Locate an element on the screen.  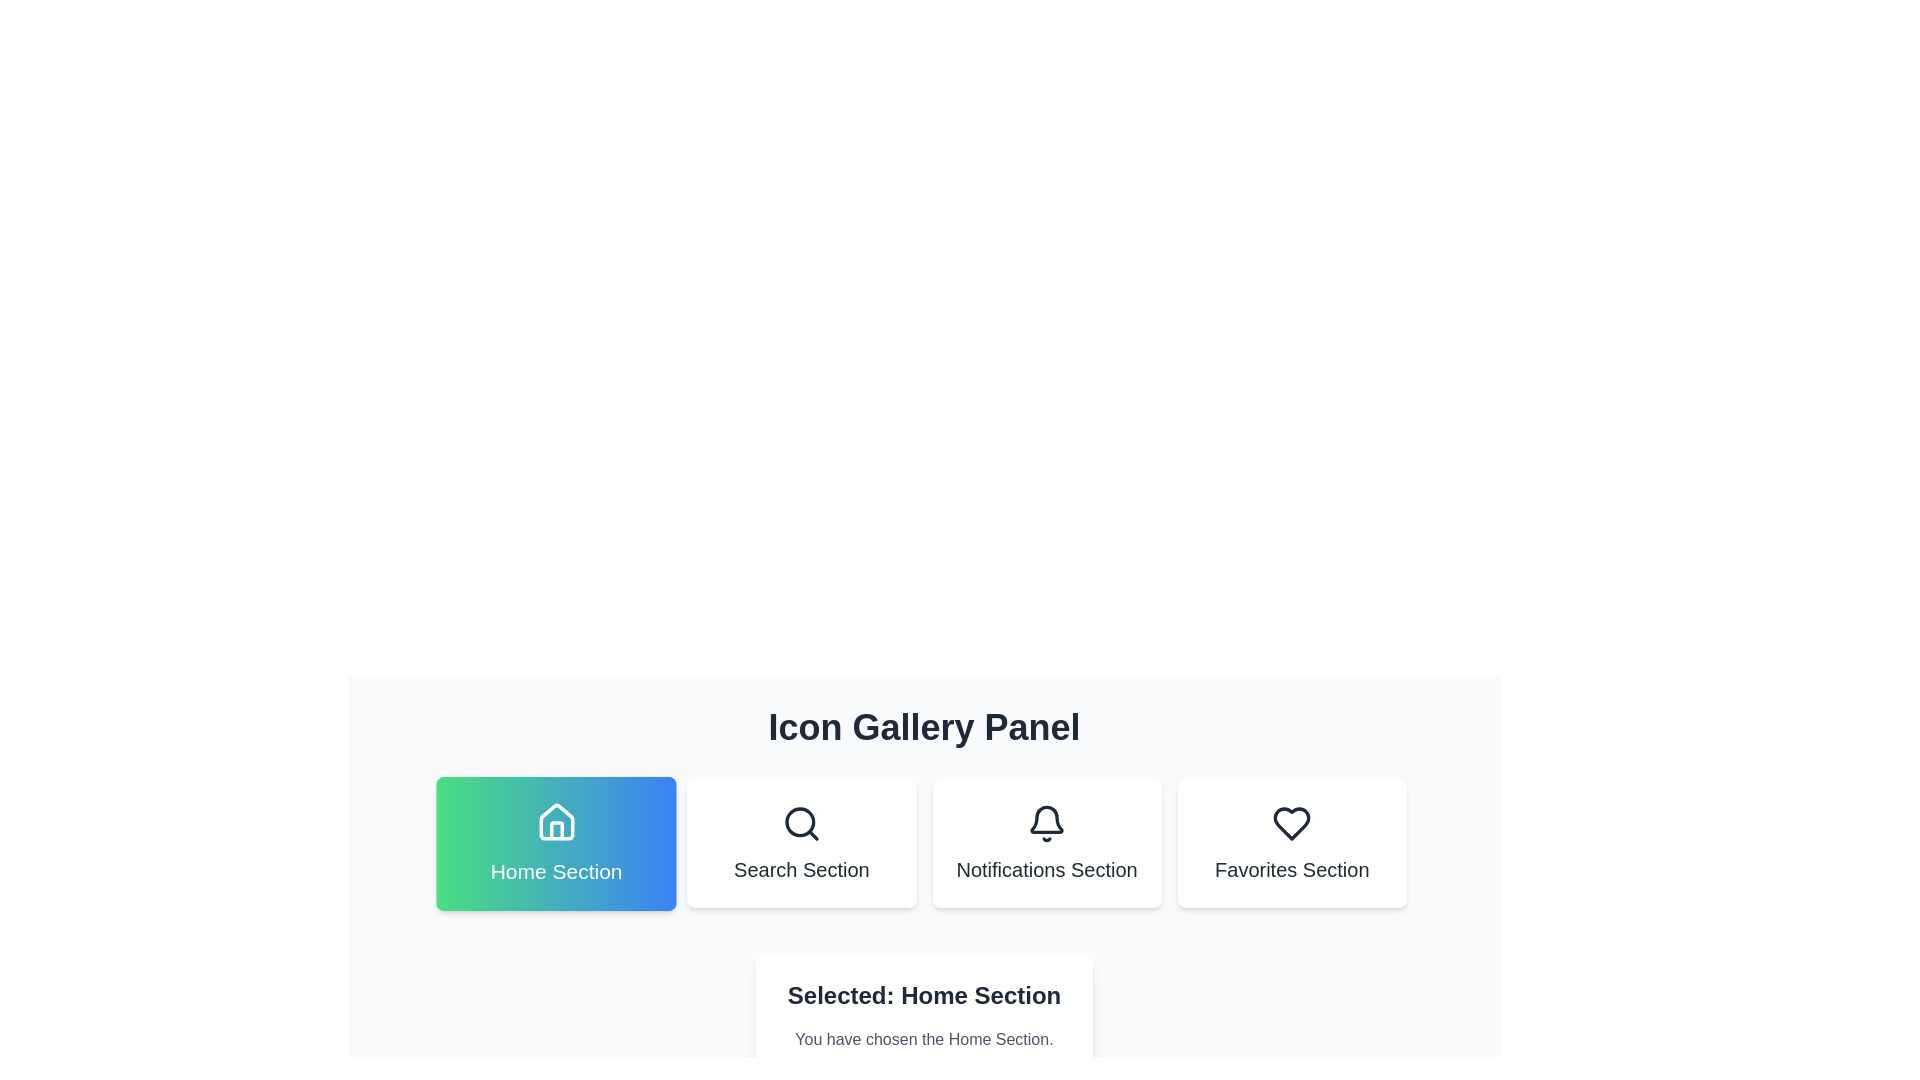
the 'Home Section' text label which is styled with a bold, modern font and centered within a blue-green gradient background is located at coordinates (556, 870).